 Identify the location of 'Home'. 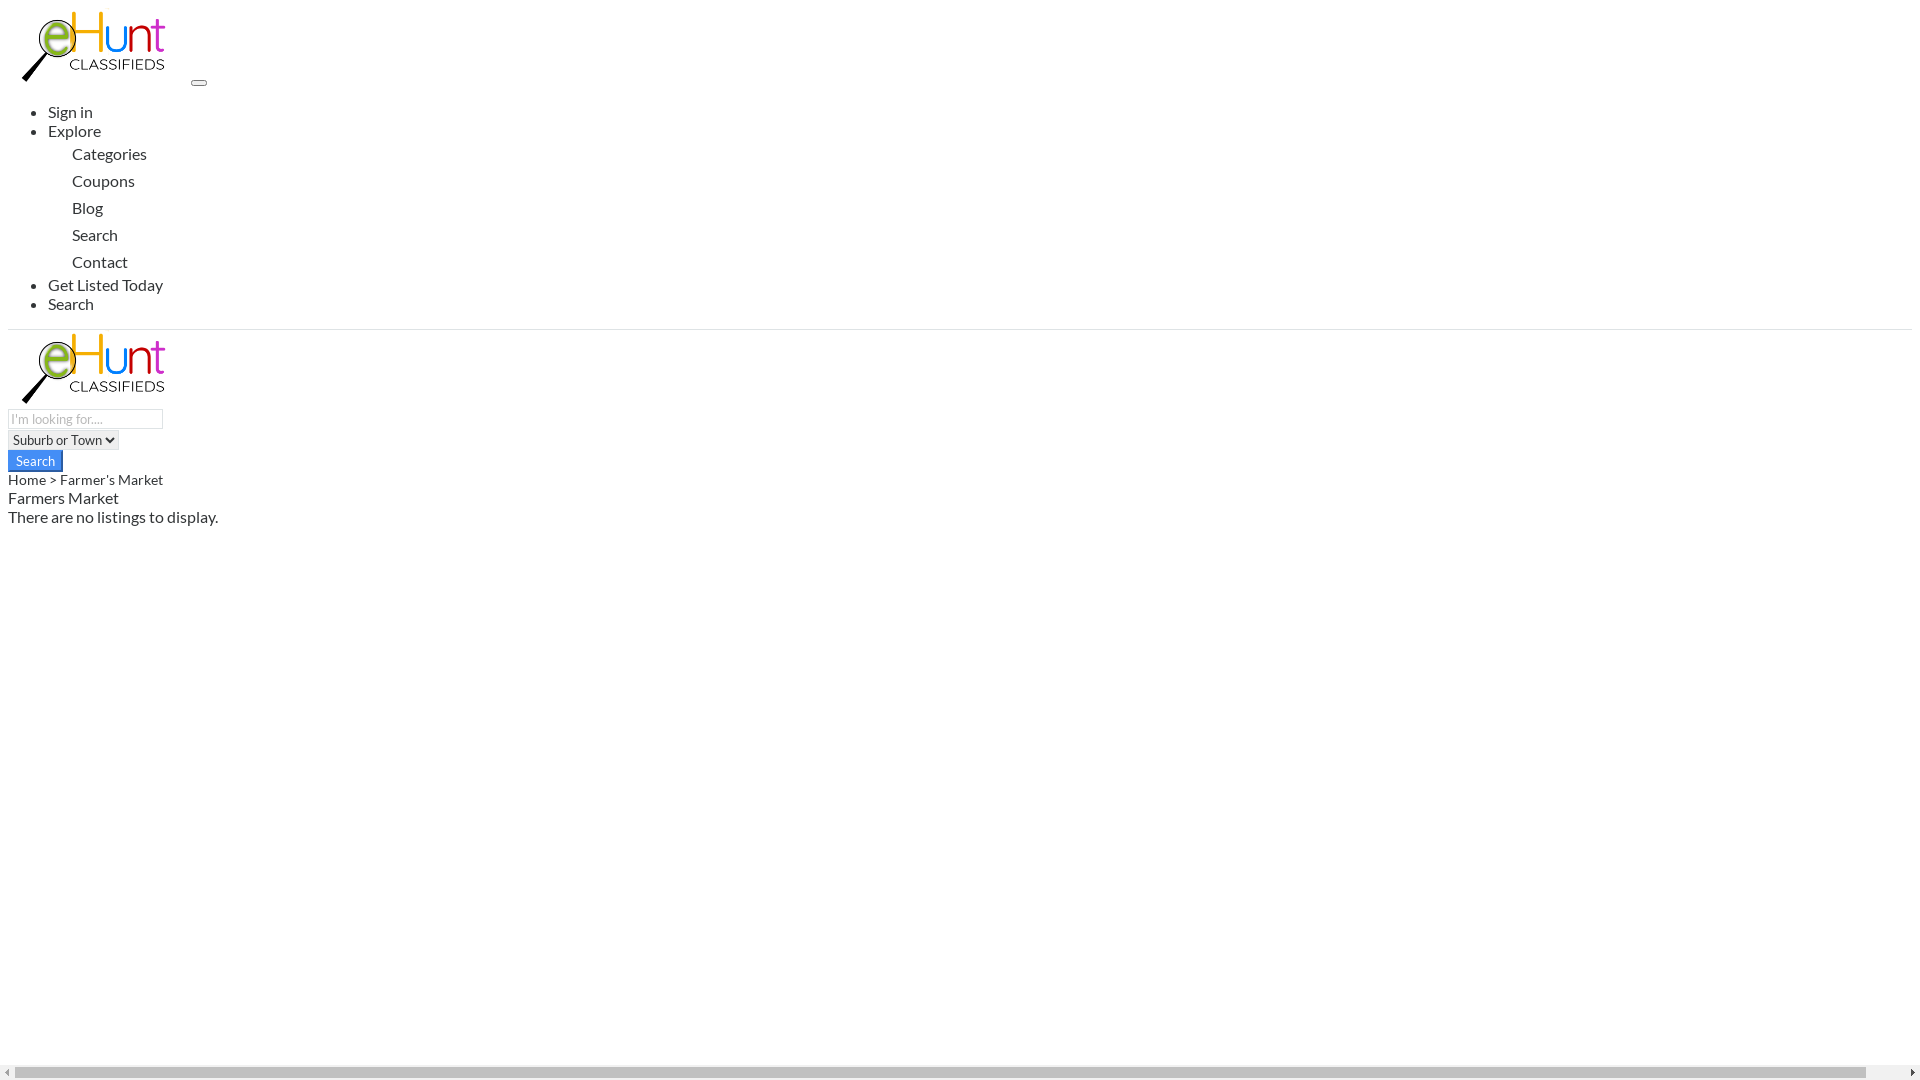
(27, 479).